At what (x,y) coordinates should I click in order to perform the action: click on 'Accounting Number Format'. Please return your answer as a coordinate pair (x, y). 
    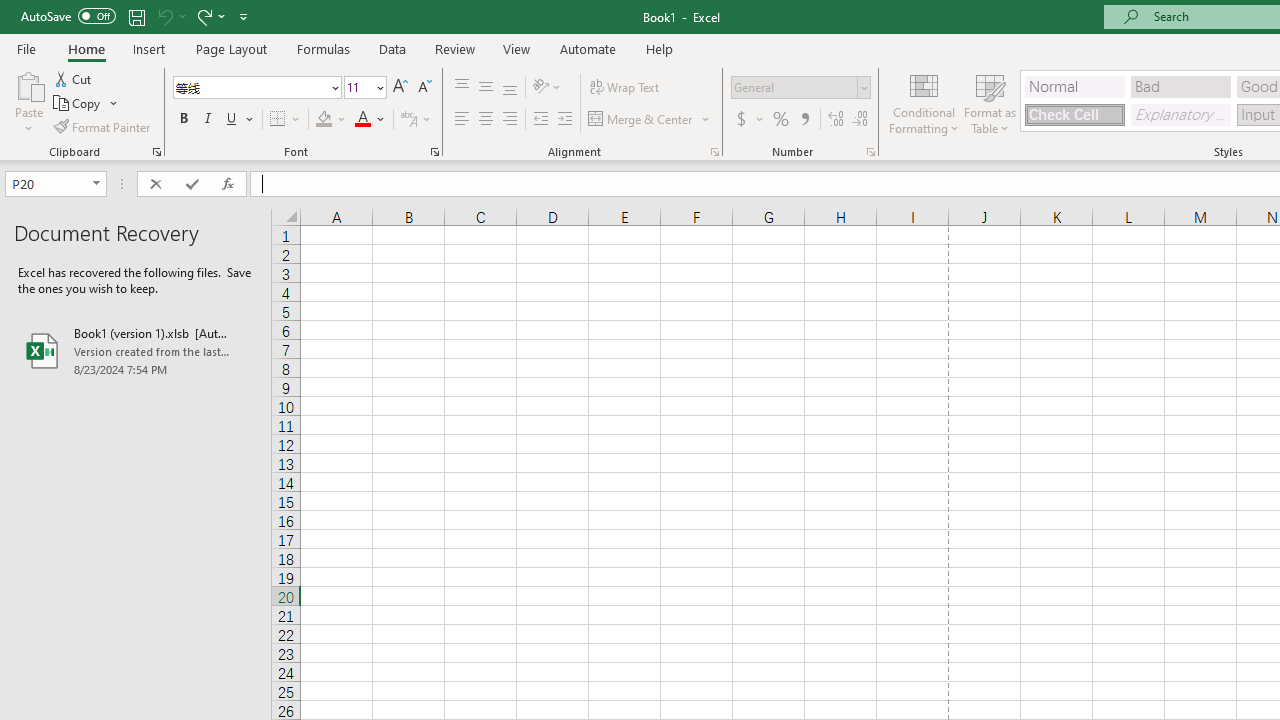
    Looking at the image, I should click on (740, 119).